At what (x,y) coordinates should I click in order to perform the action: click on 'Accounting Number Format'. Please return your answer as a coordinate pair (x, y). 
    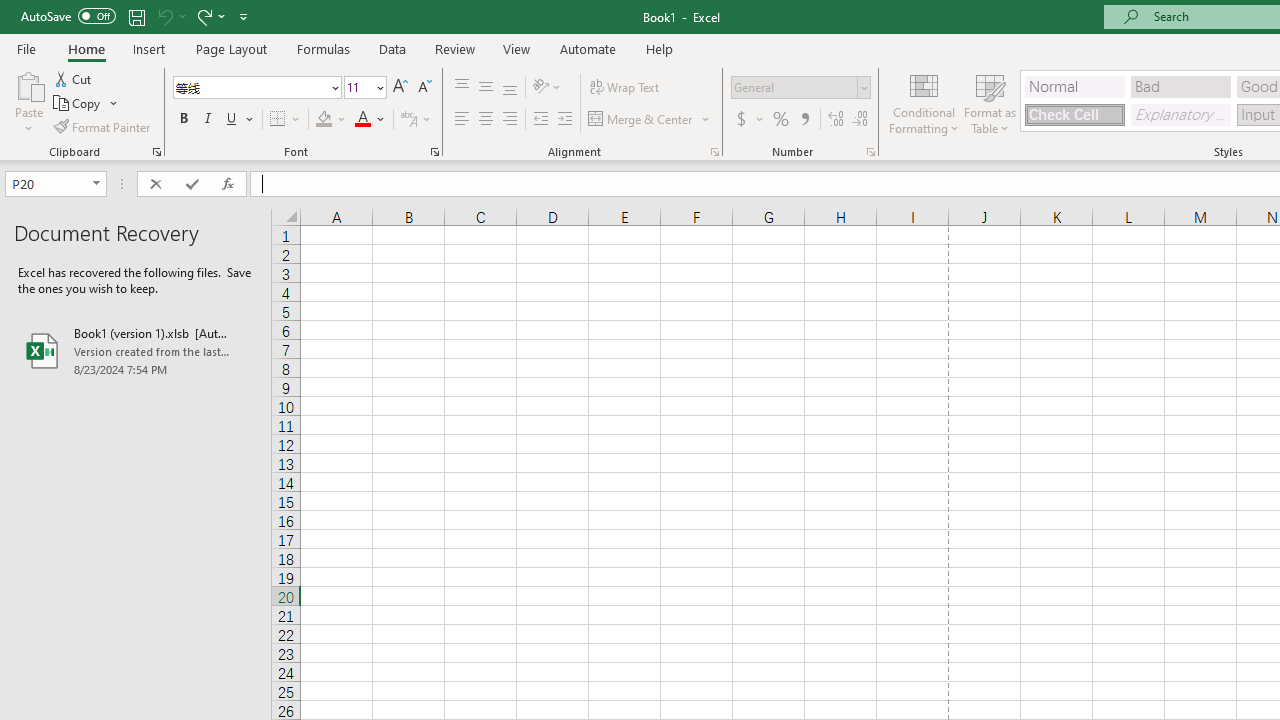
    Looking at the image, I should click on (740, 119).